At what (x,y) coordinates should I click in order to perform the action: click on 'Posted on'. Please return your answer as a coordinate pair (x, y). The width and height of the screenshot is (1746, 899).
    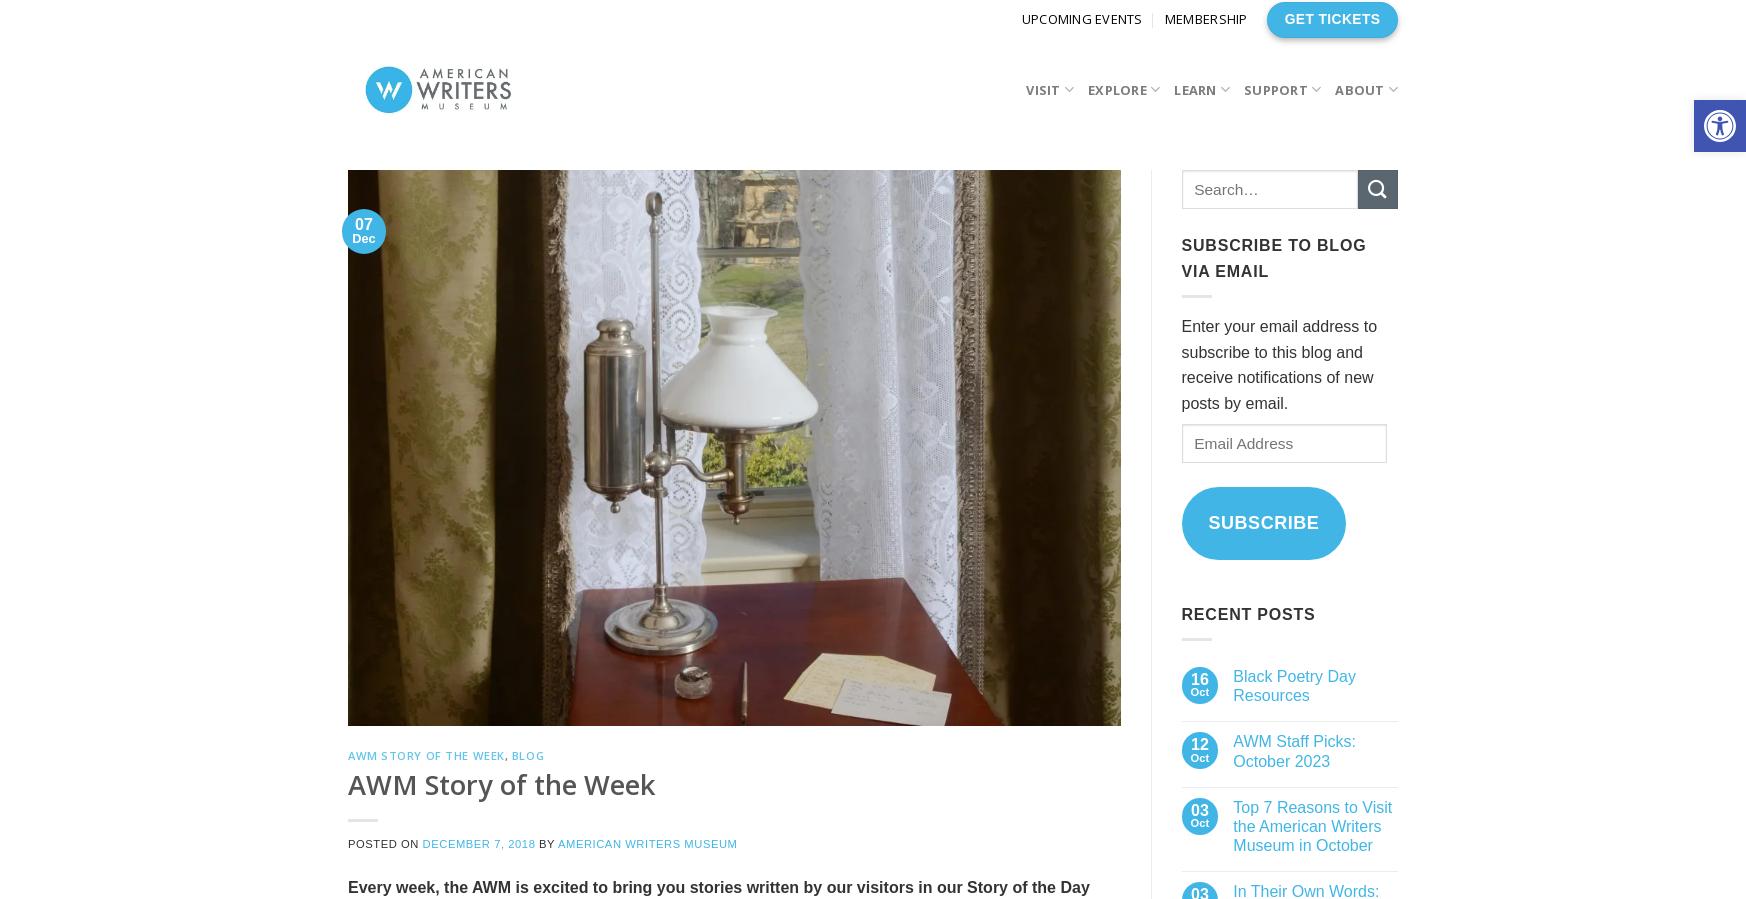
    Looking at the image, I should click on (347, 842).